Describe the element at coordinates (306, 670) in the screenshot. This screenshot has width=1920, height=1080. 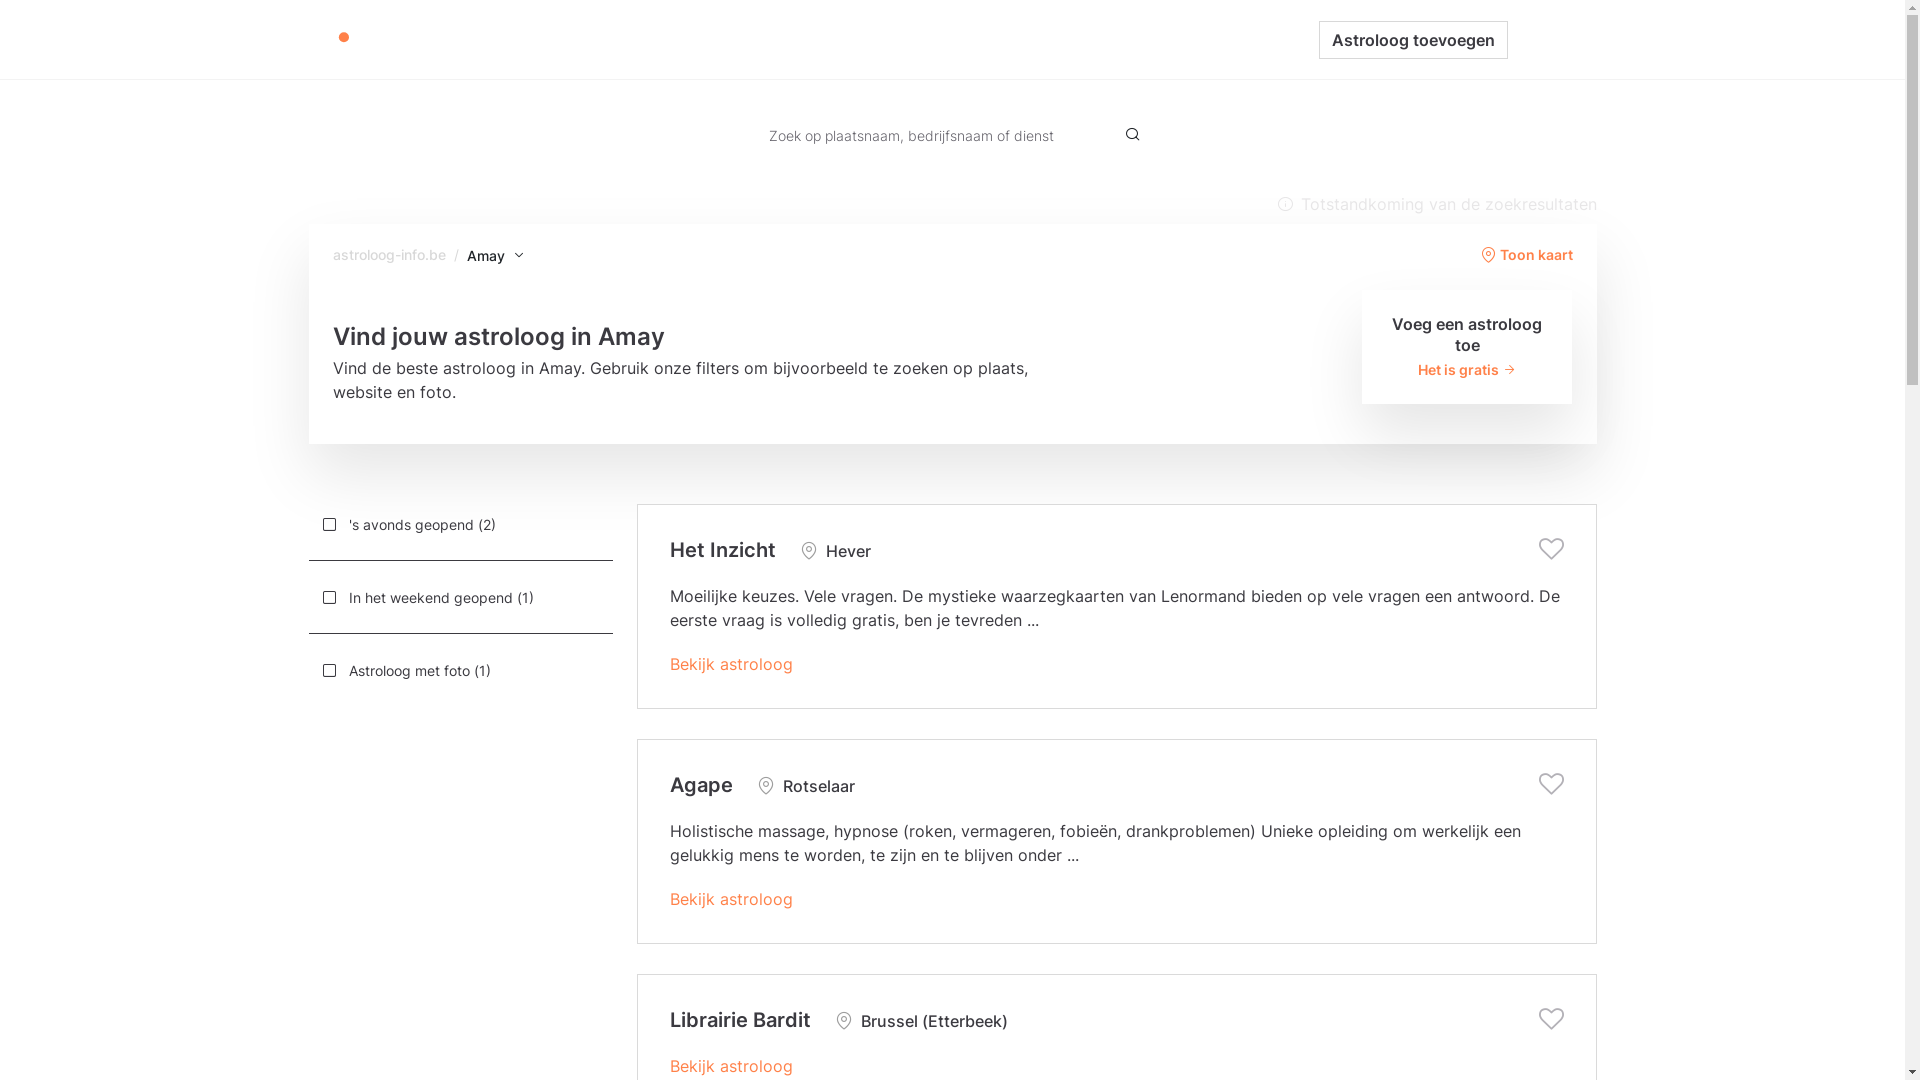
I see `'Astroloog met foto (1)'` at that location.